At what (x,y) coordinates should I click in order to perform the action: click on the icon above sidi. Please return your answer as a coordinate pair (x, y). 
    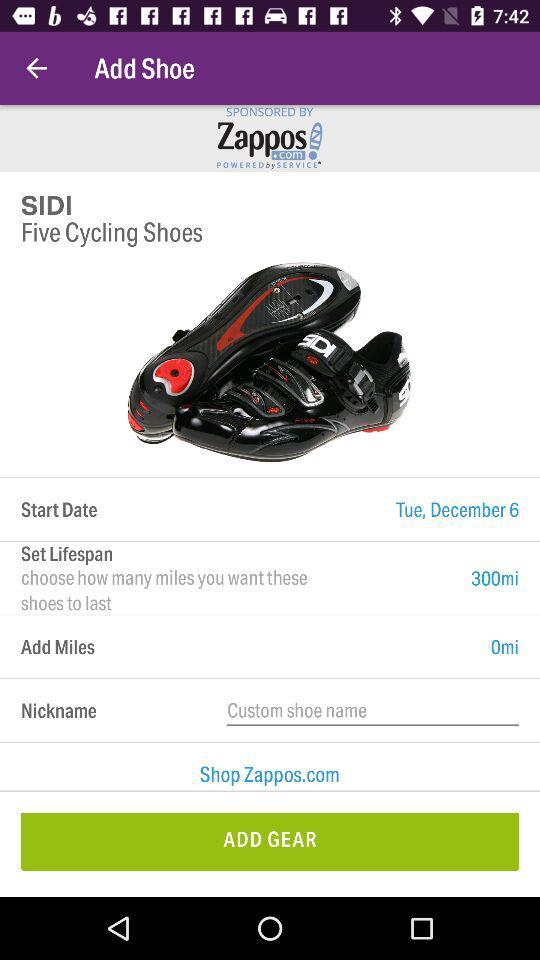
    Looking at the image, I should click on (36, 68).